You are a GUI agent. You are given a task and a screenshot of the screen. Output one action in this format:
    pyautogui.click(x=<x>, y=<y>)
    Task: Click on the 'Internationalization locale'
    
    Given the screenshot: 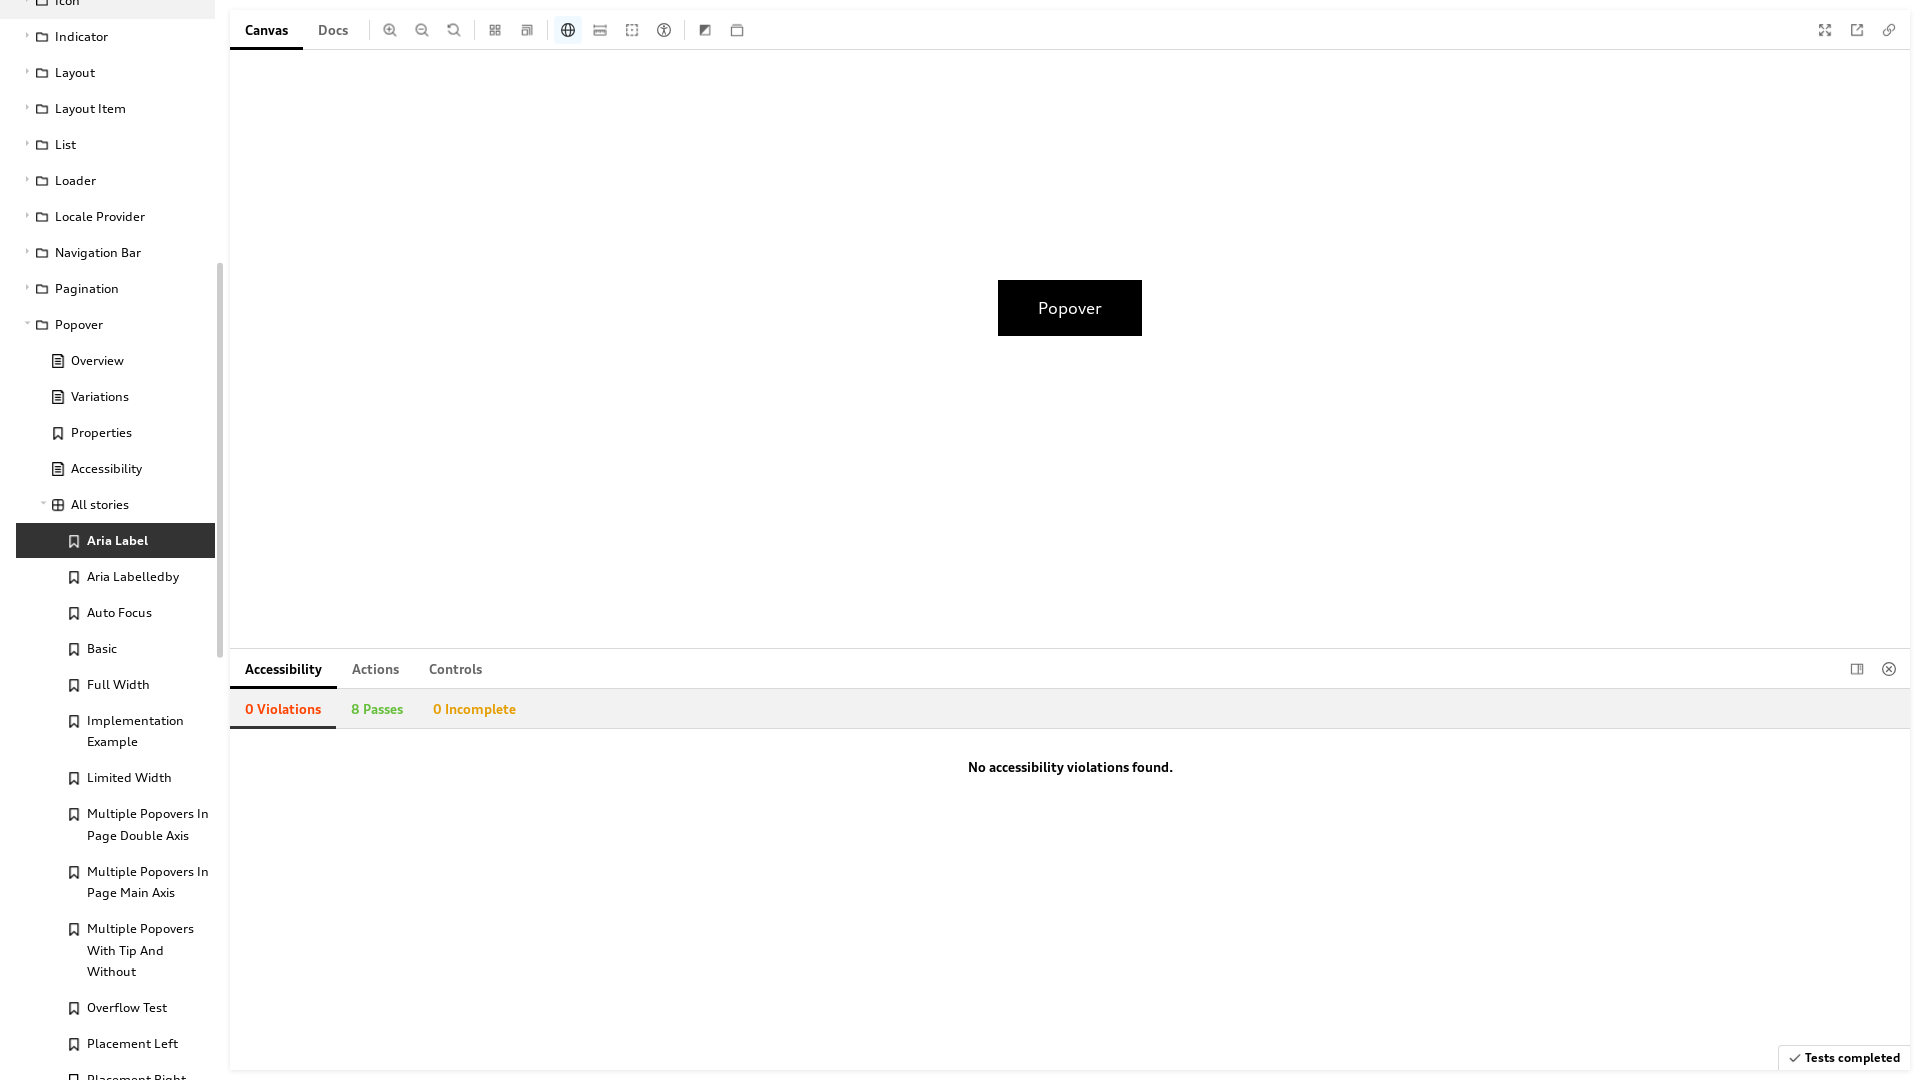 What is the action you would take?
    pyautogui.click(x=553, y=30)
    